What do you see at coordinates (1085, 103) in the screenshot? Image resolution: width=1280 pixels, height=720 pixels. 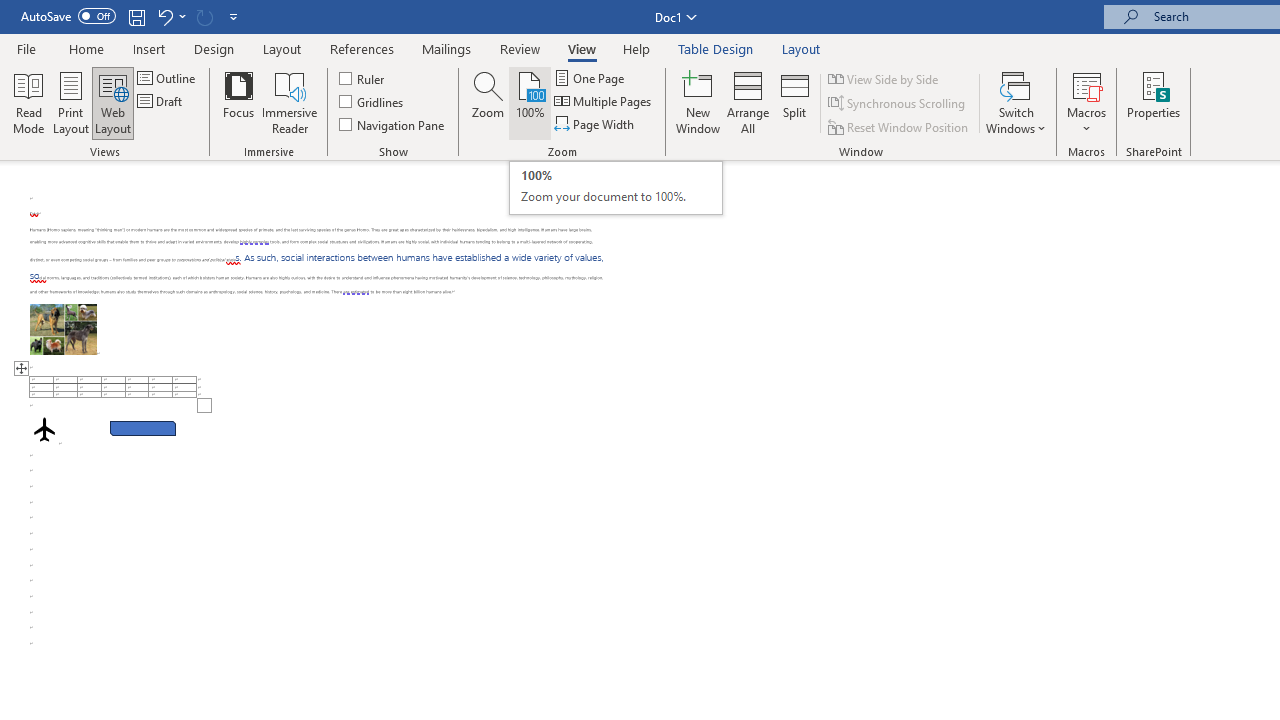 I see `'Macros'` at bounding box center [1085, 103].